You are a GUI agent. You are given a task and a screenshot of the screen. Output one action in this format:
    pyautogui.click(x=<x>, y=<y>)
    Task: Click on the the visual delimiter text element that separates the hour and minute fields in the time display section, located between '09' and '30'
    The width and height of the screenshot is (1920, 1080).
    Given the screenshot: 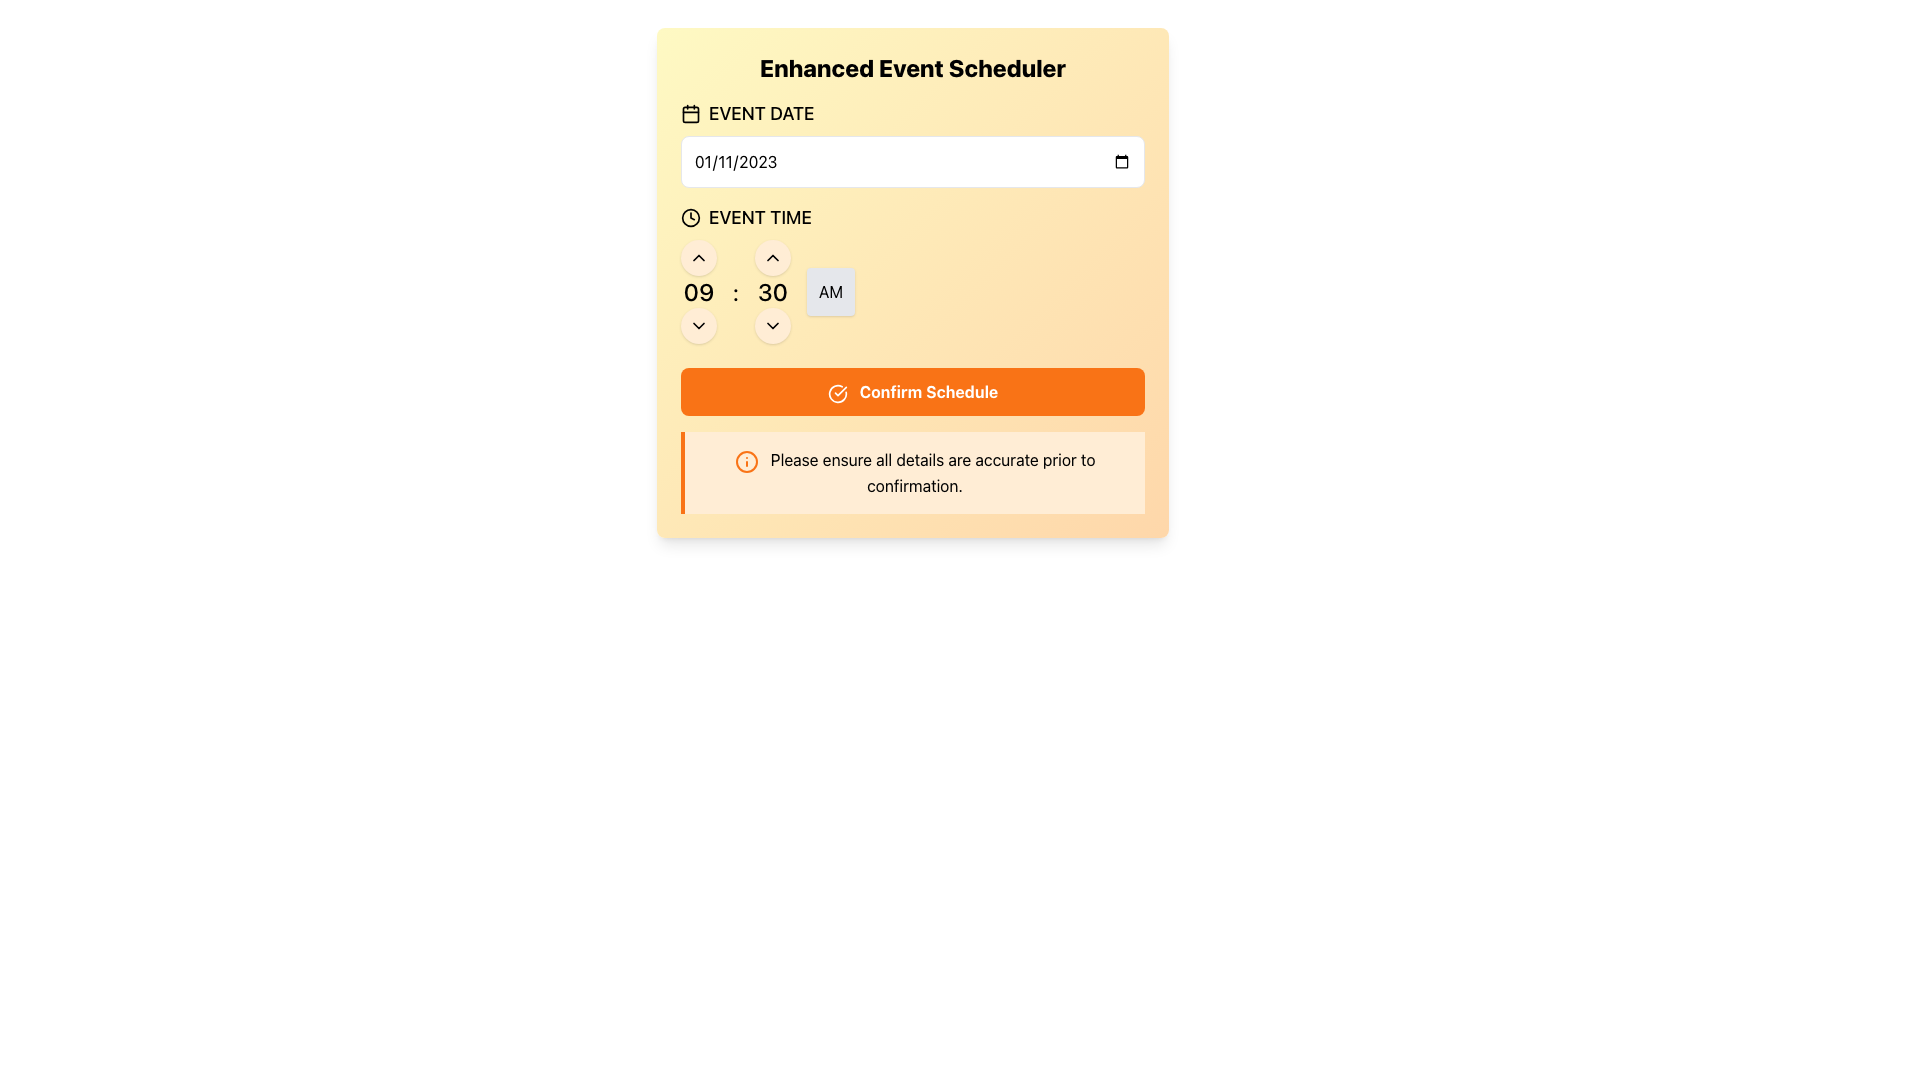 What is the action you would take?
    pyautogui.click(x=734, y=292)
    